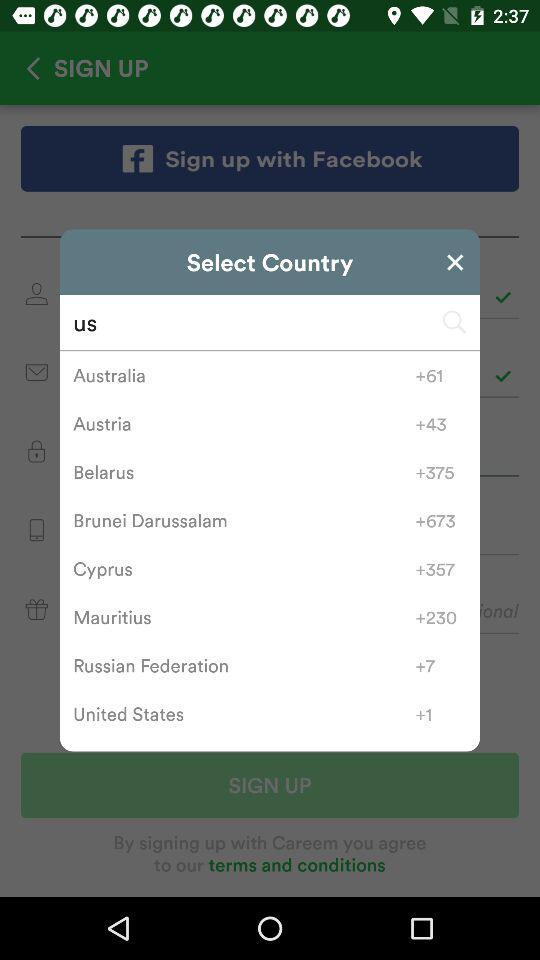  Describe the element at coordinates (244, 472) in the screenshot. I see `the belarus item` at that location.